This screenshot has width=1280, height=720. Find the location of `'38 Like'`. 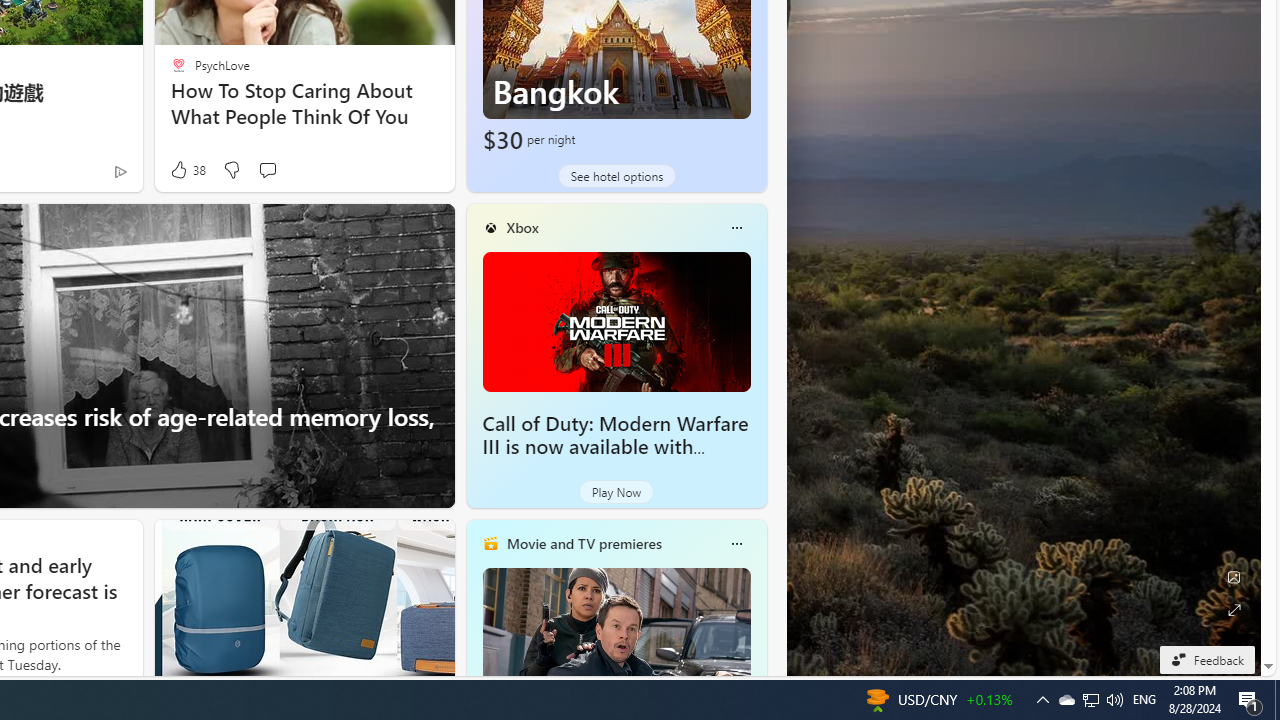

'38 Like' is located at coordinates (186, 169).